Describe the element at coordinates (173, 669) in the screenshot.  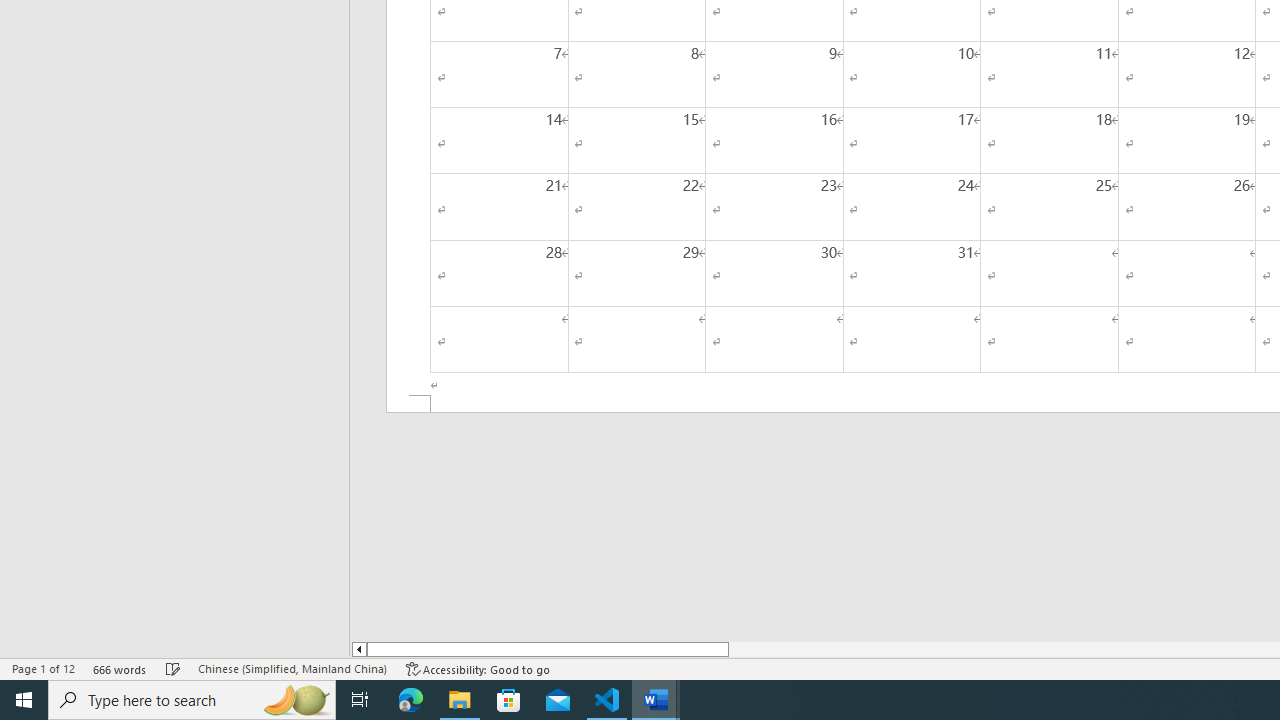
I see `'Spelling and Grammar Check Checking'` at that location.